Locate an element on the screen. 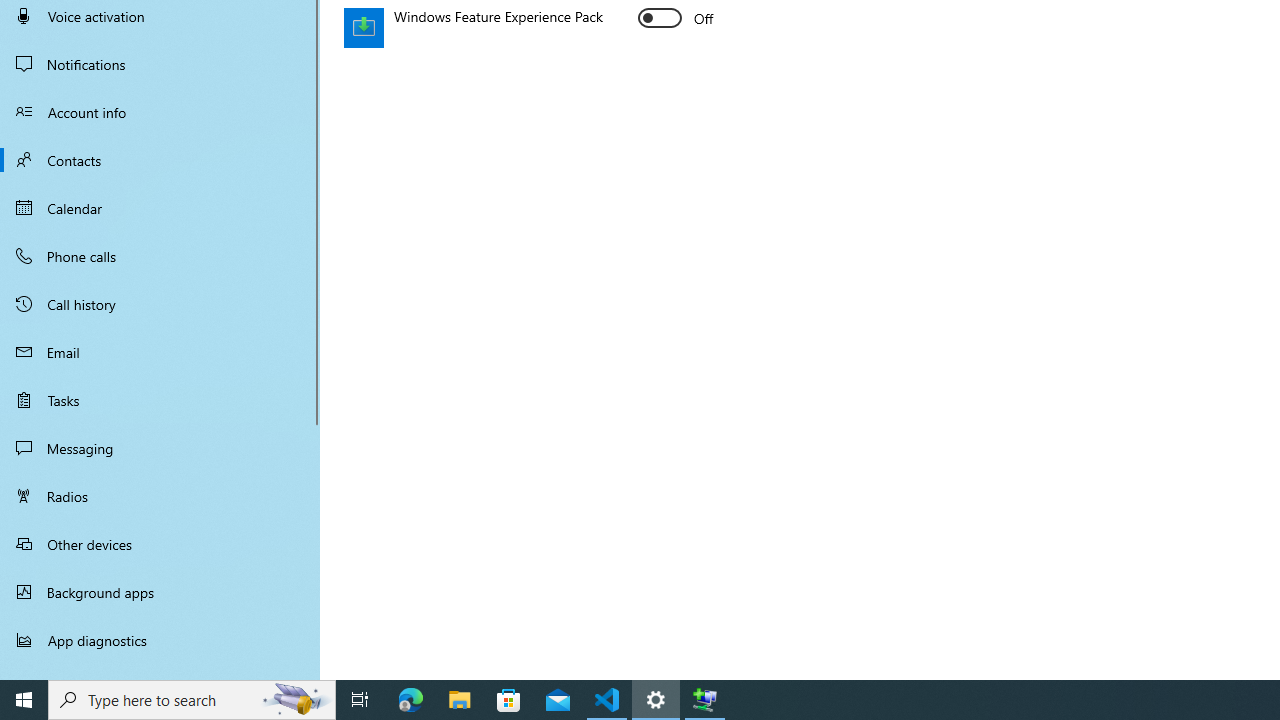 The image size is (1280, 720). 'Phone calls' is located at coordinates (160, 254).